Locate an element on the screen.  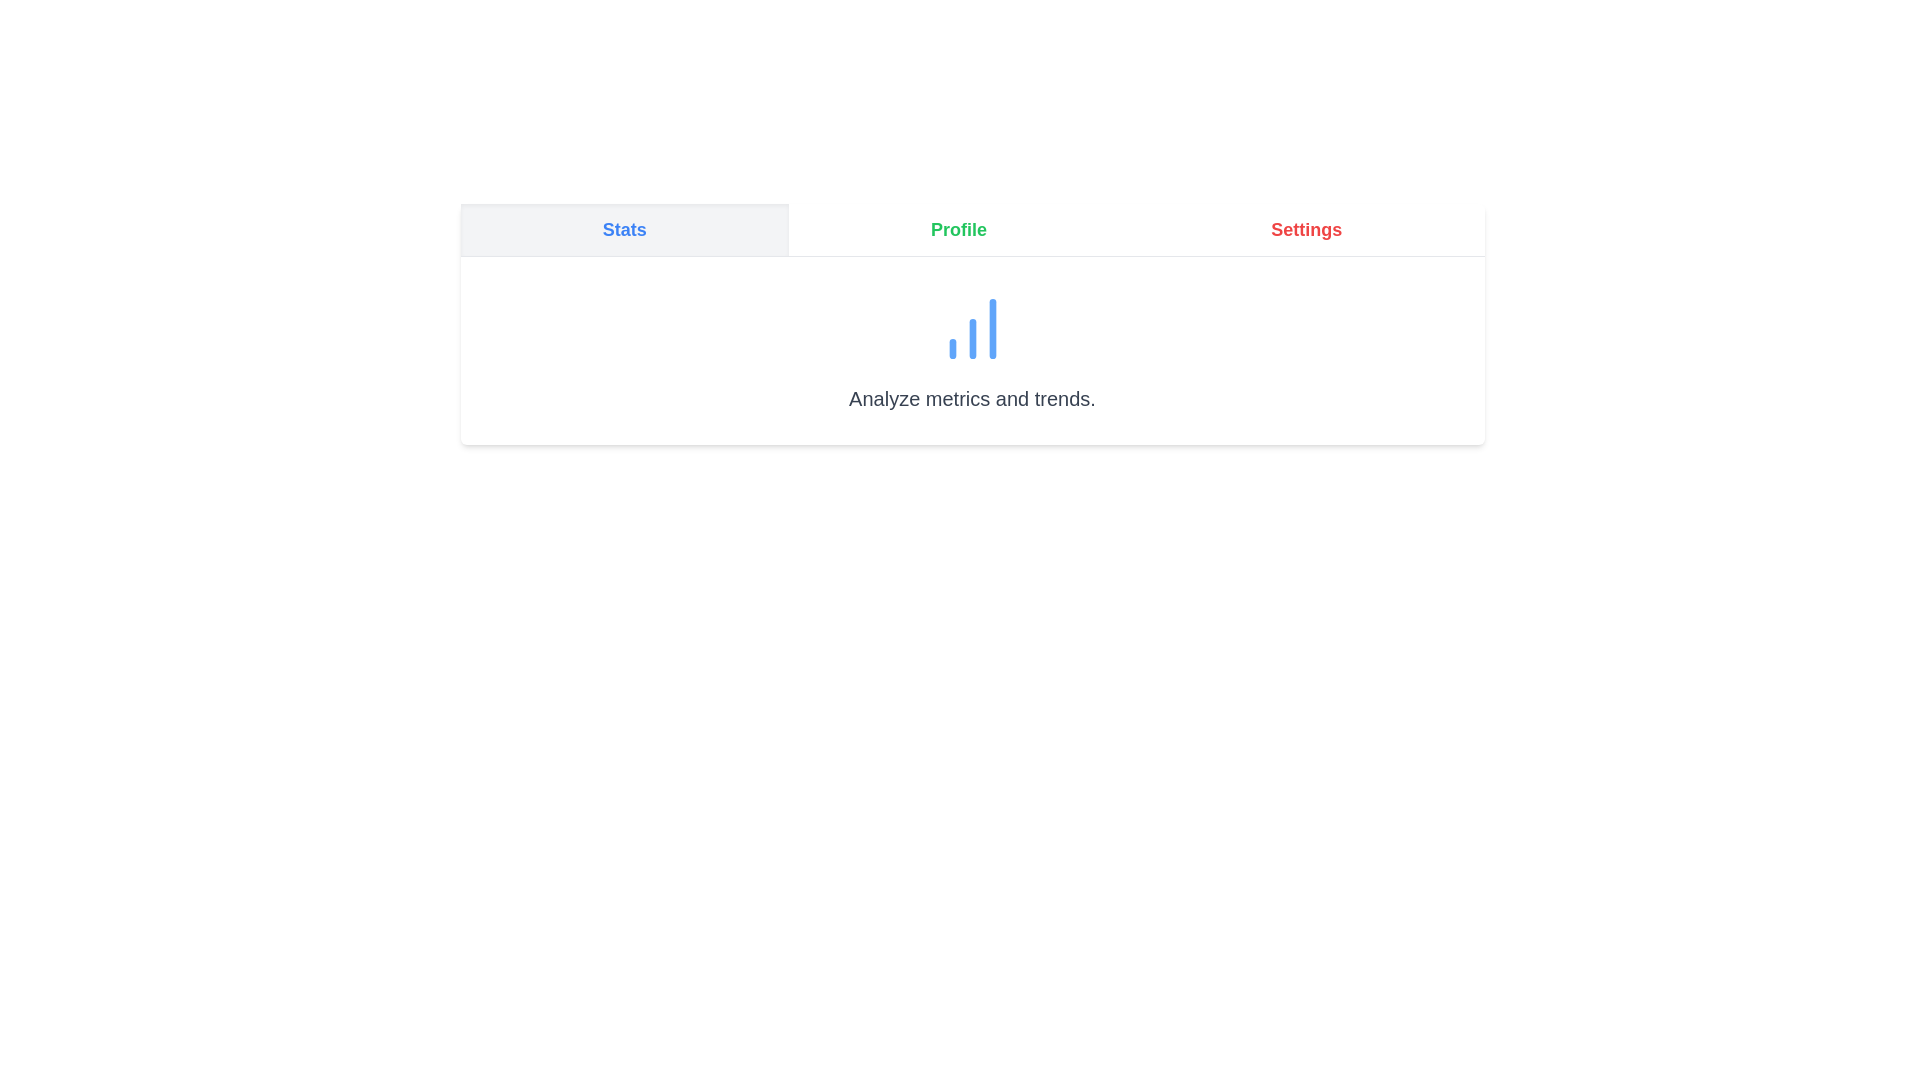
the rectangular 'Stats' button with blue text and light gray background, which is the first button in a row of three sibling buttons is located at coordinates (623, 229).